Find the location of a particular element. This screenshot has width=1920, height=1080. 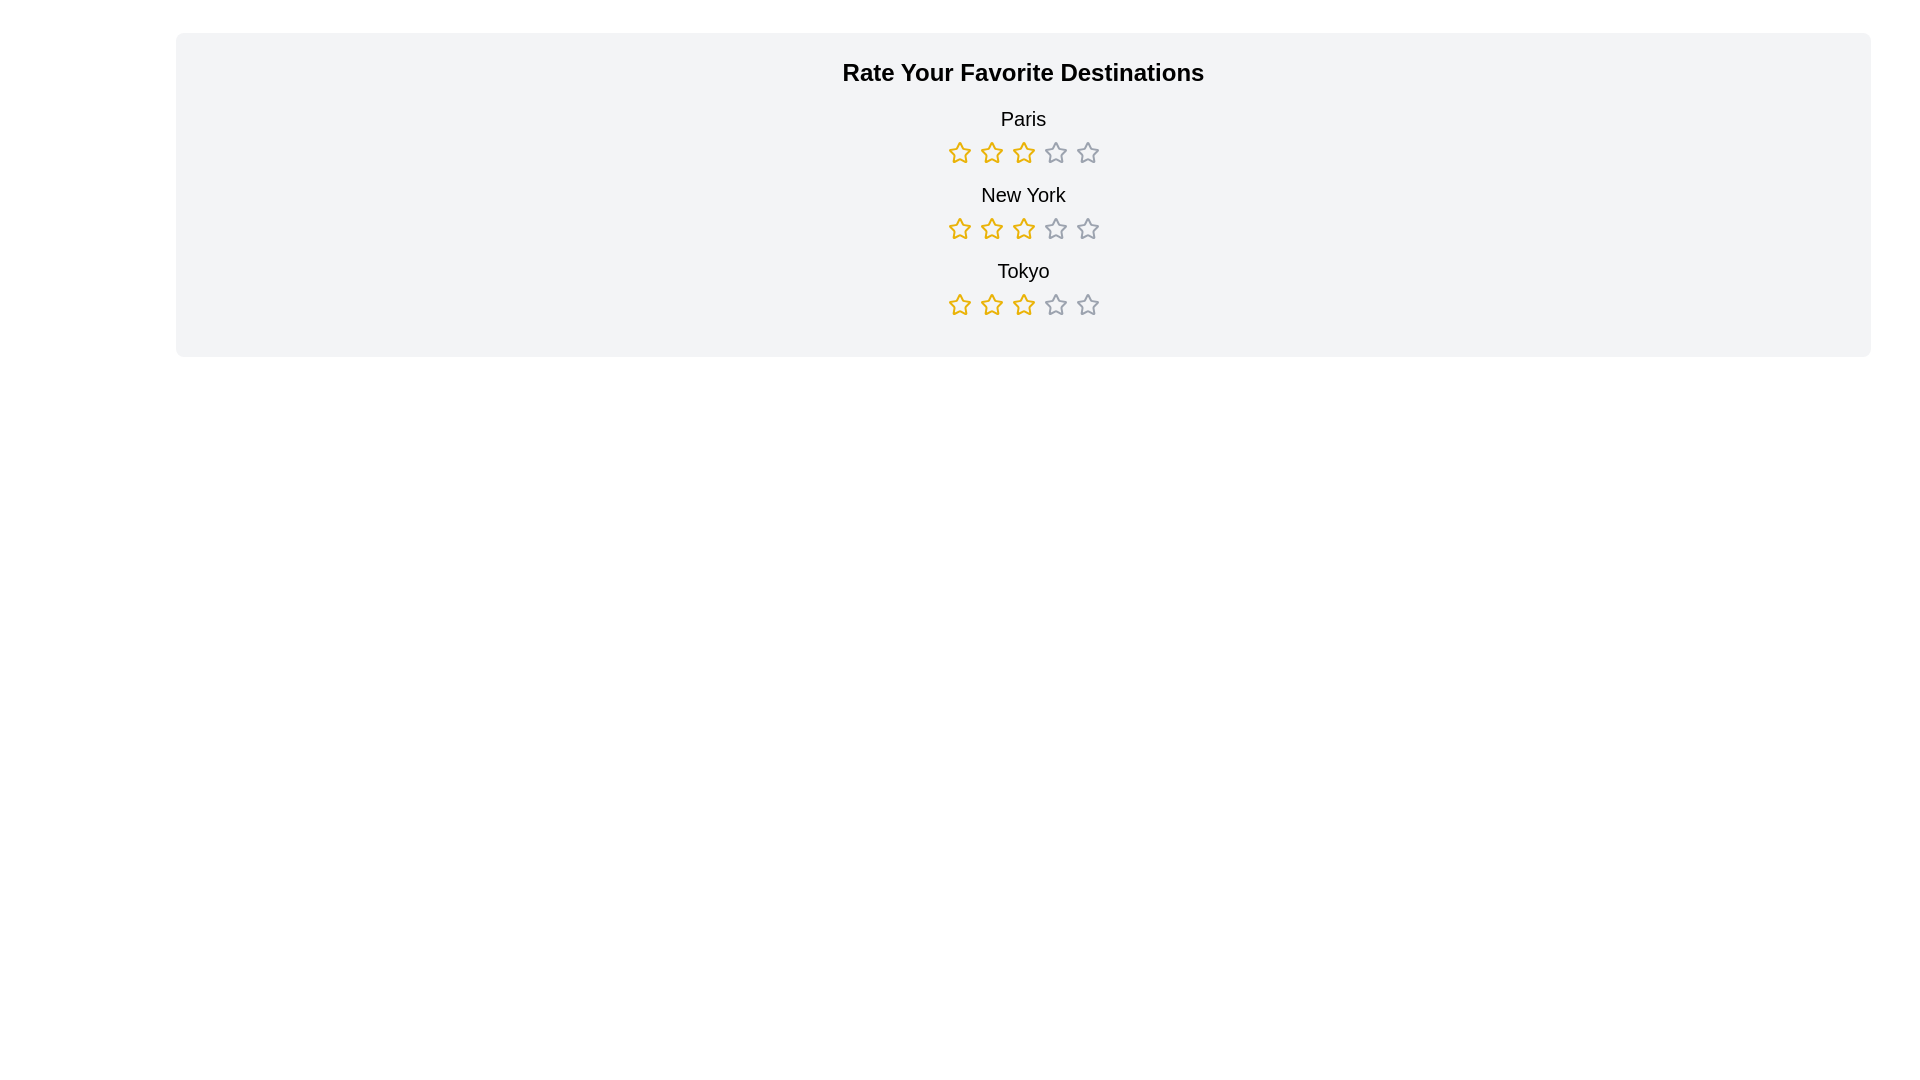

the third star from the left in the rating interface labeled 'Tokyo' to rate it is located at coordinates (991, 304).